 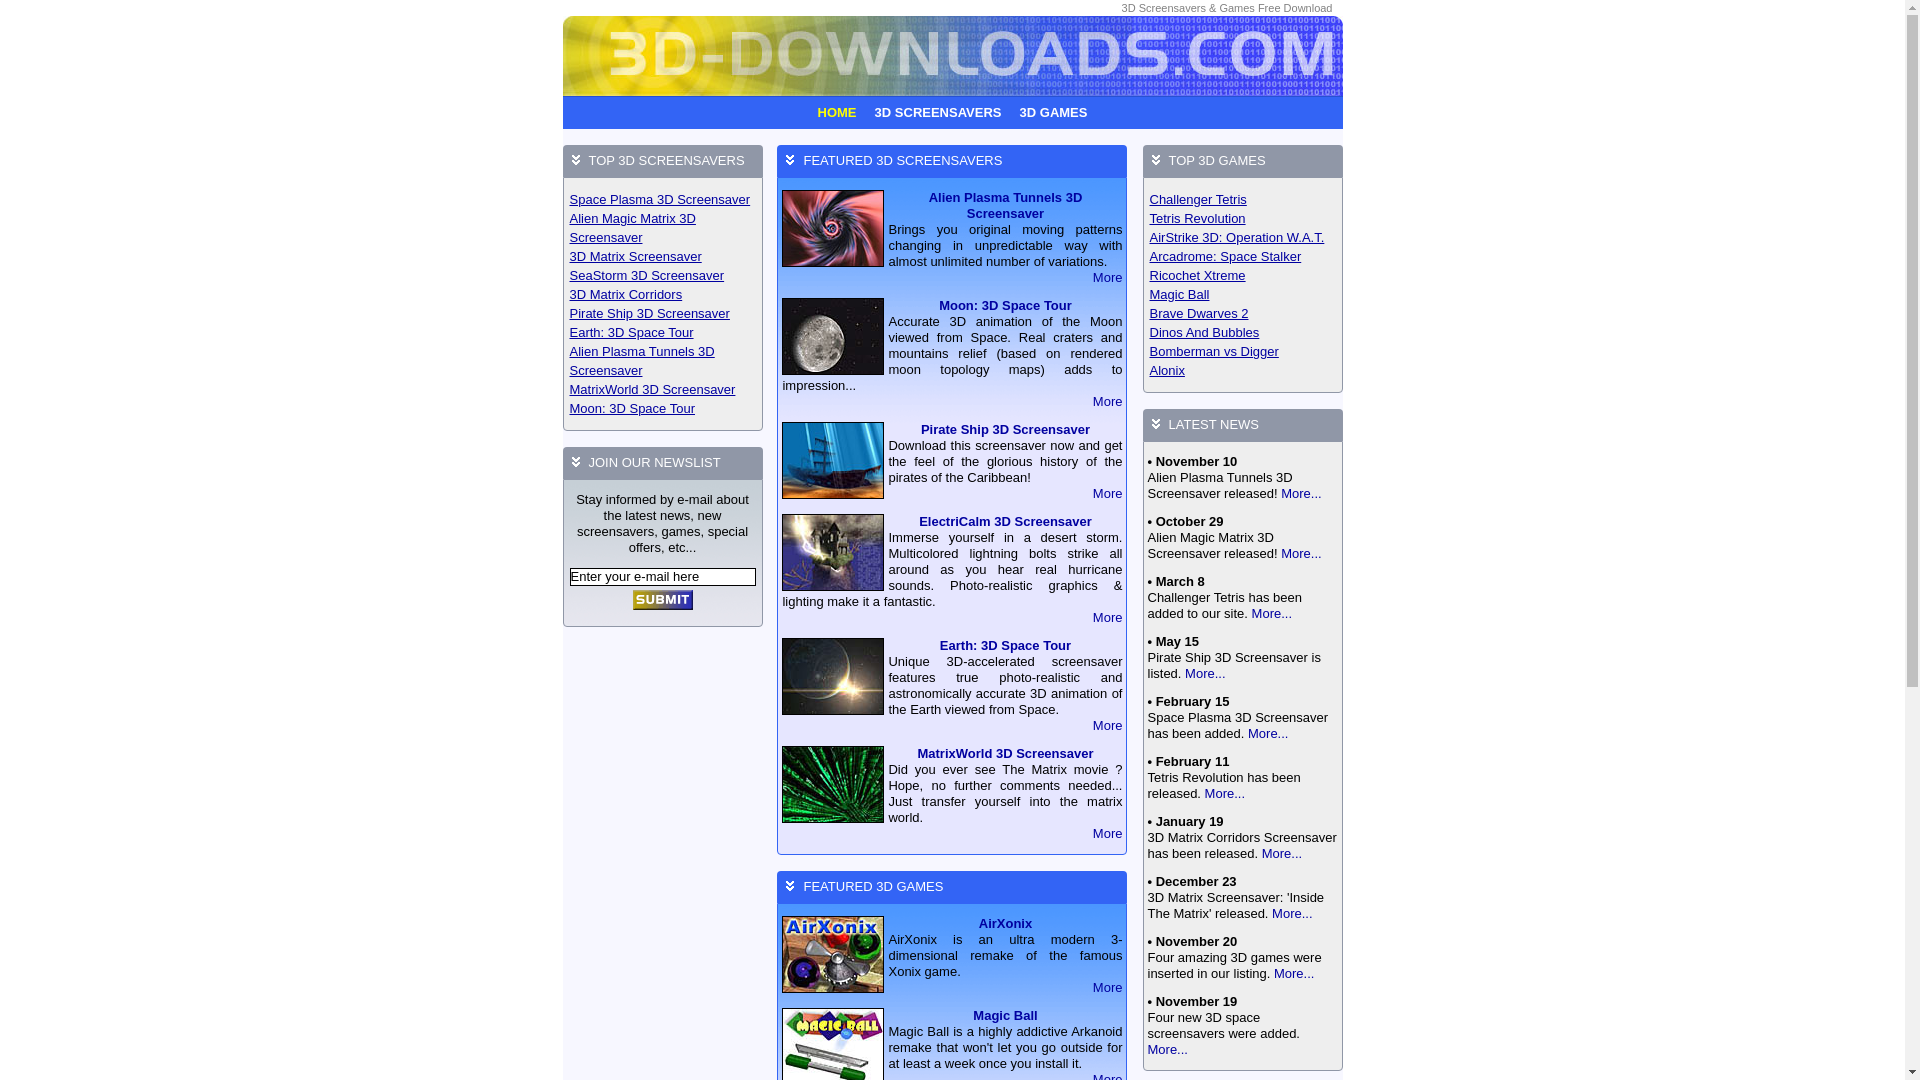 I want to click on 'Brave Dwarves 2', so click(x=1242, y=313).